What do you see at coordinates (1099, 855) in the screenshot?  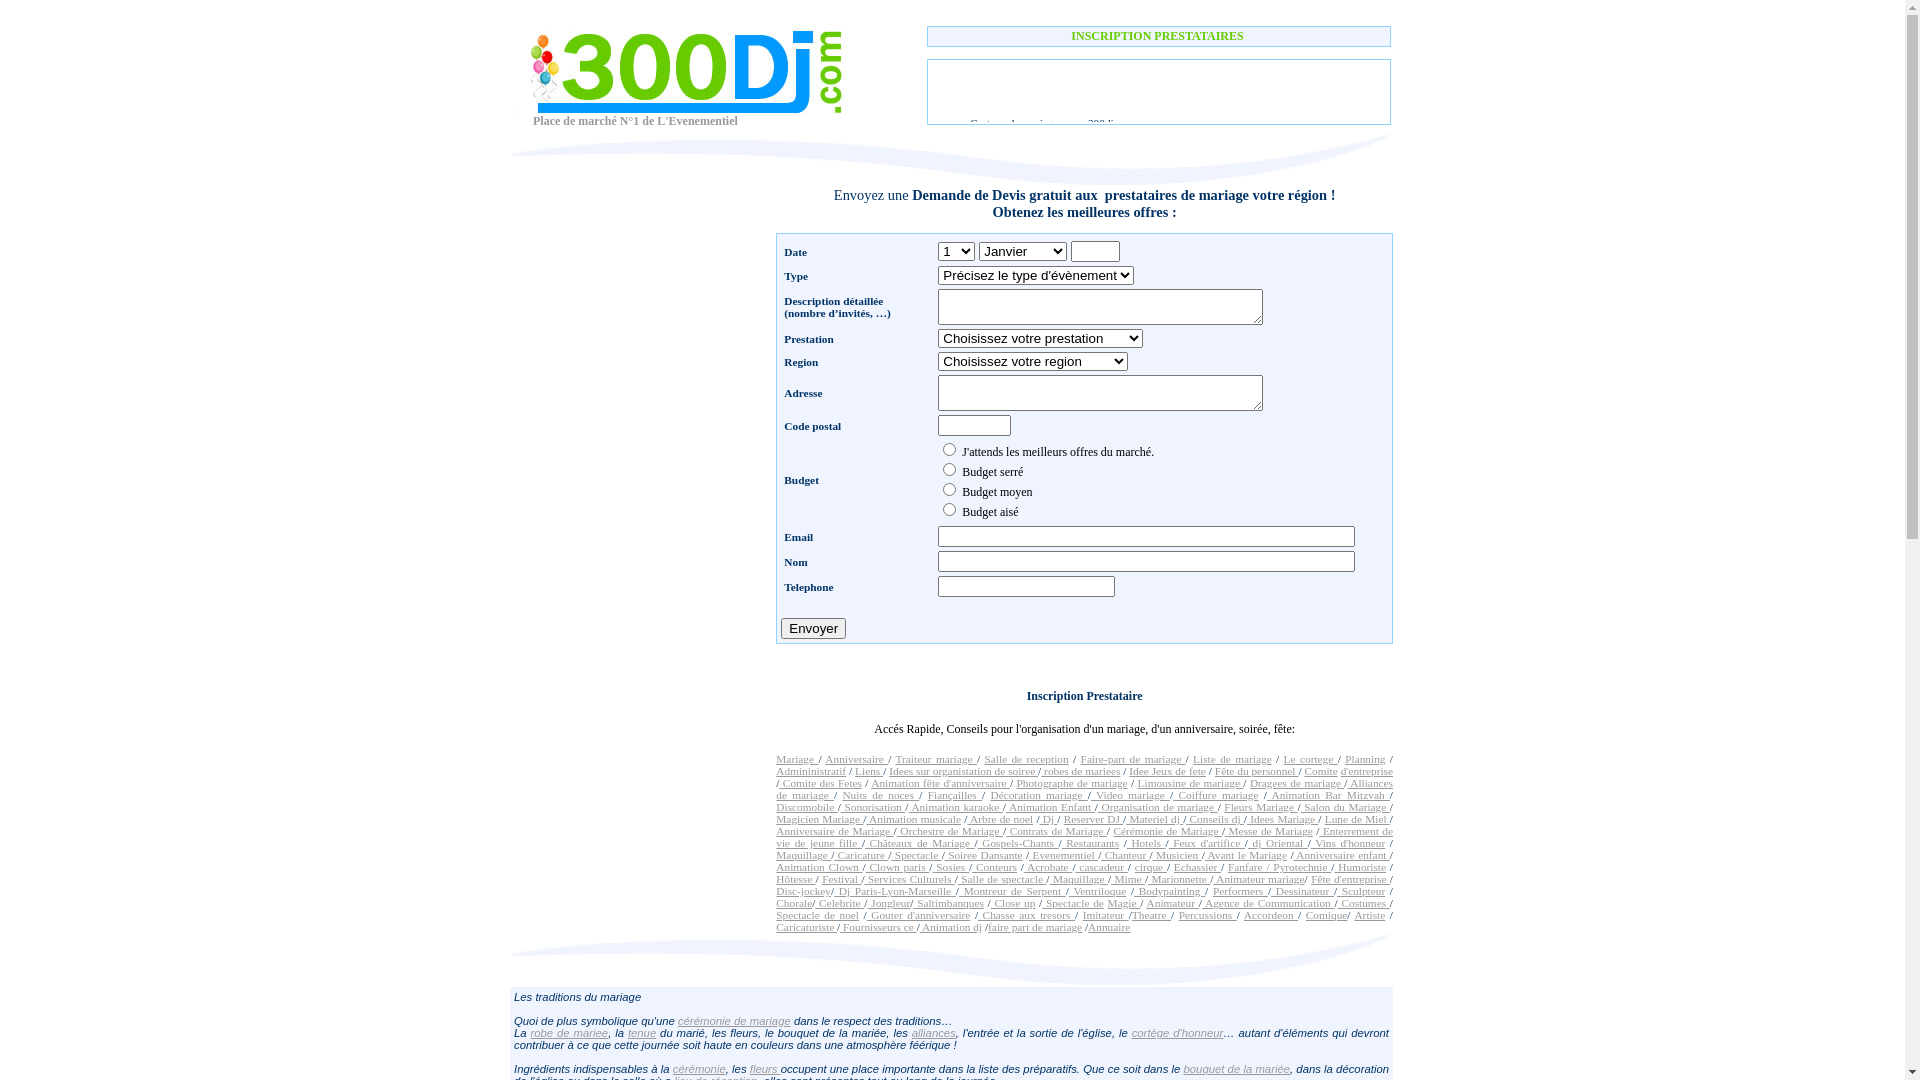 I see `'Chanteur'` at bounding box center [1099, 855].